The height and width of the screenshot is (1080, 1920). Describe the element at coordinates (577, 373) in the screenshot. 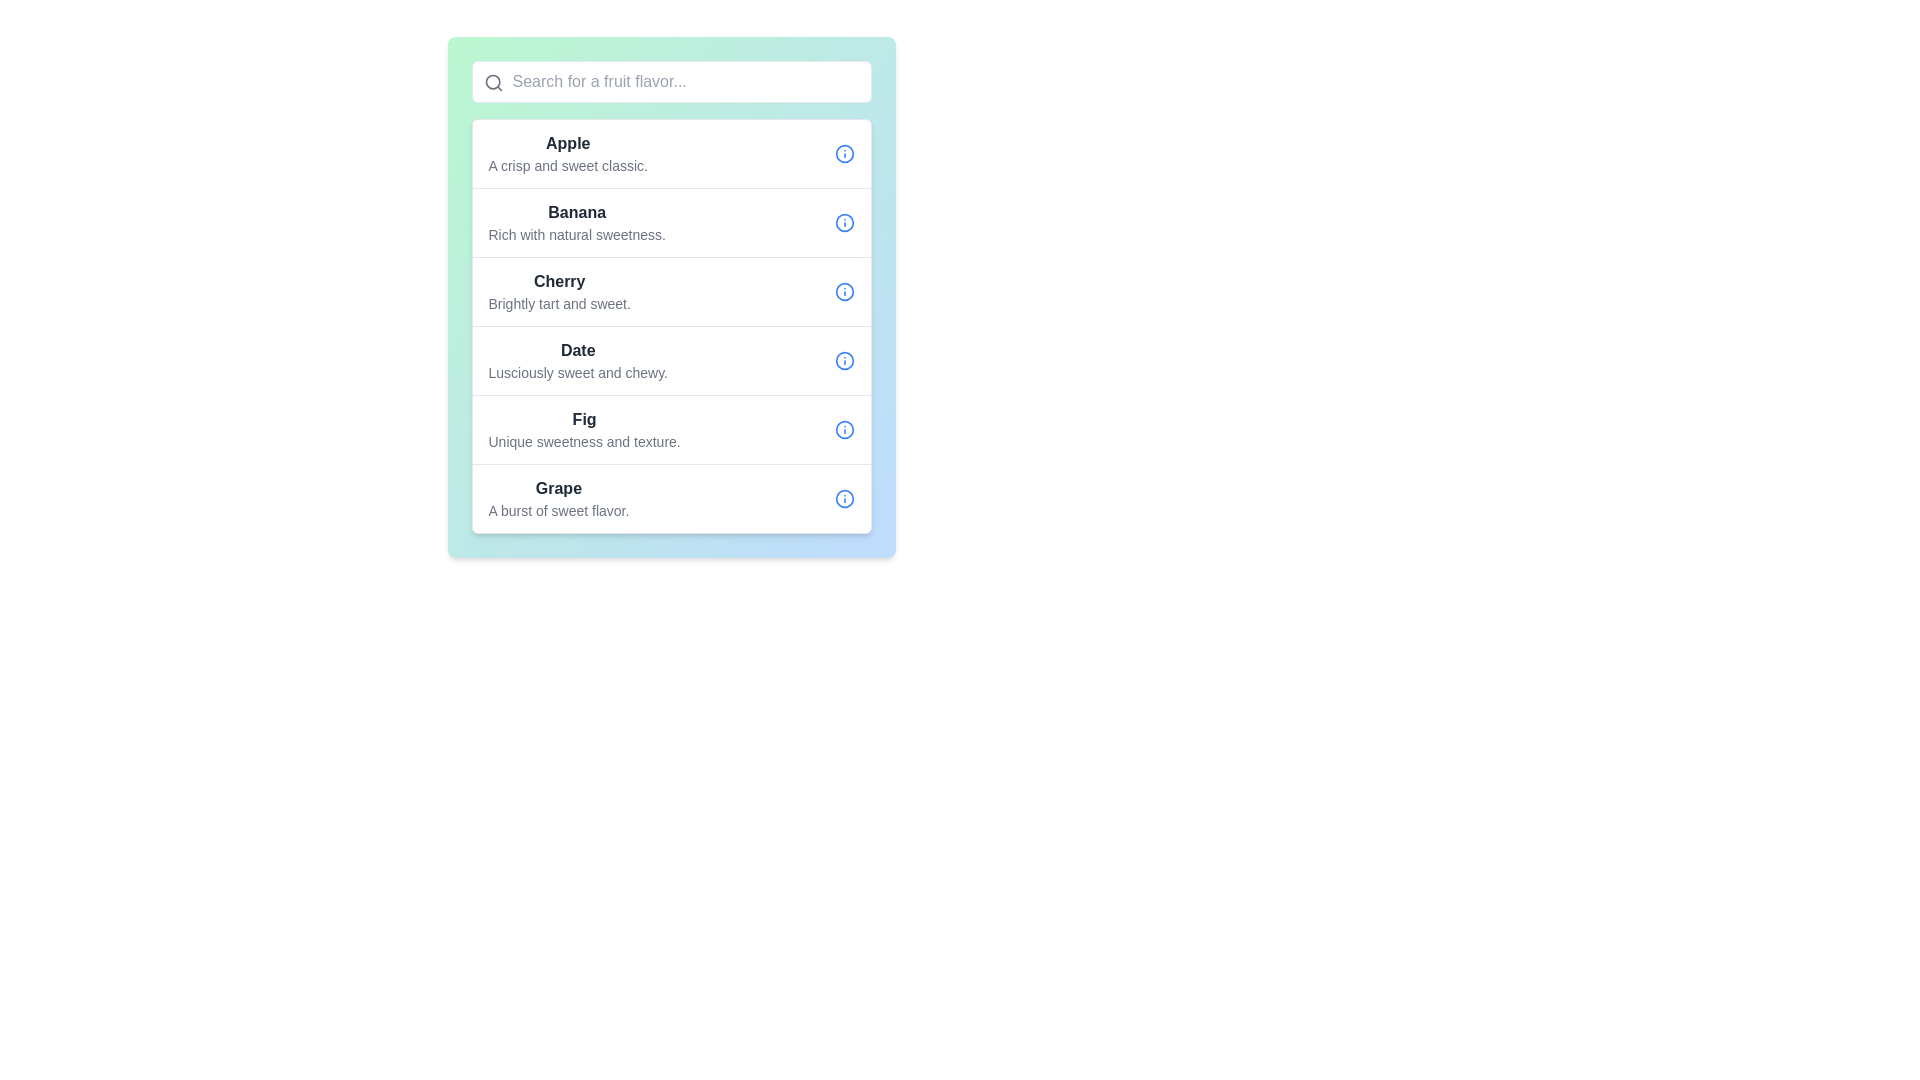

I see `the text label displaying 'Lusciously sweet and chewy.' which is located below the 'Date' title text in the right panel` at that location.